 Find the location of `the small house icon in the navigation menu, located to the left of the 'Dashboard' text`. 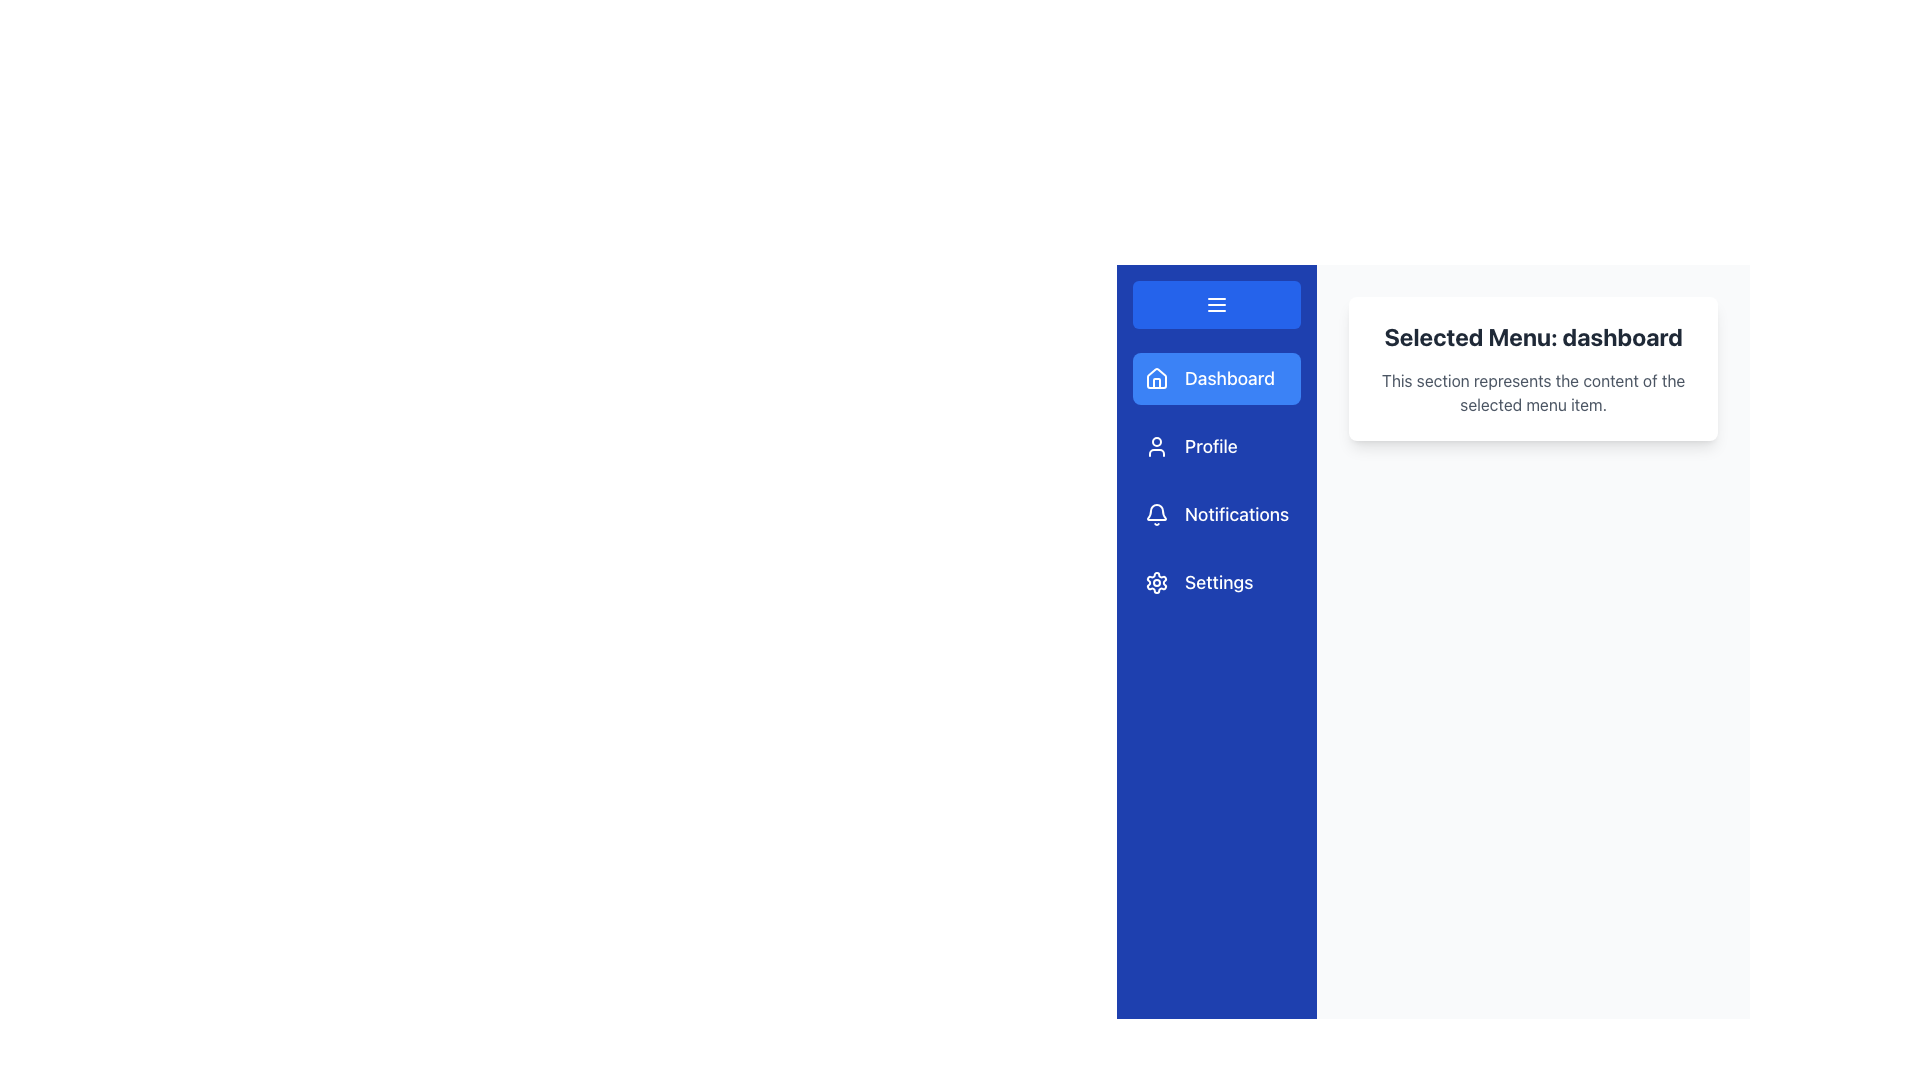

the small house icon in the navigation menu, located to the left of the 'Dashboard' text is located at coordinates (1156, 378).